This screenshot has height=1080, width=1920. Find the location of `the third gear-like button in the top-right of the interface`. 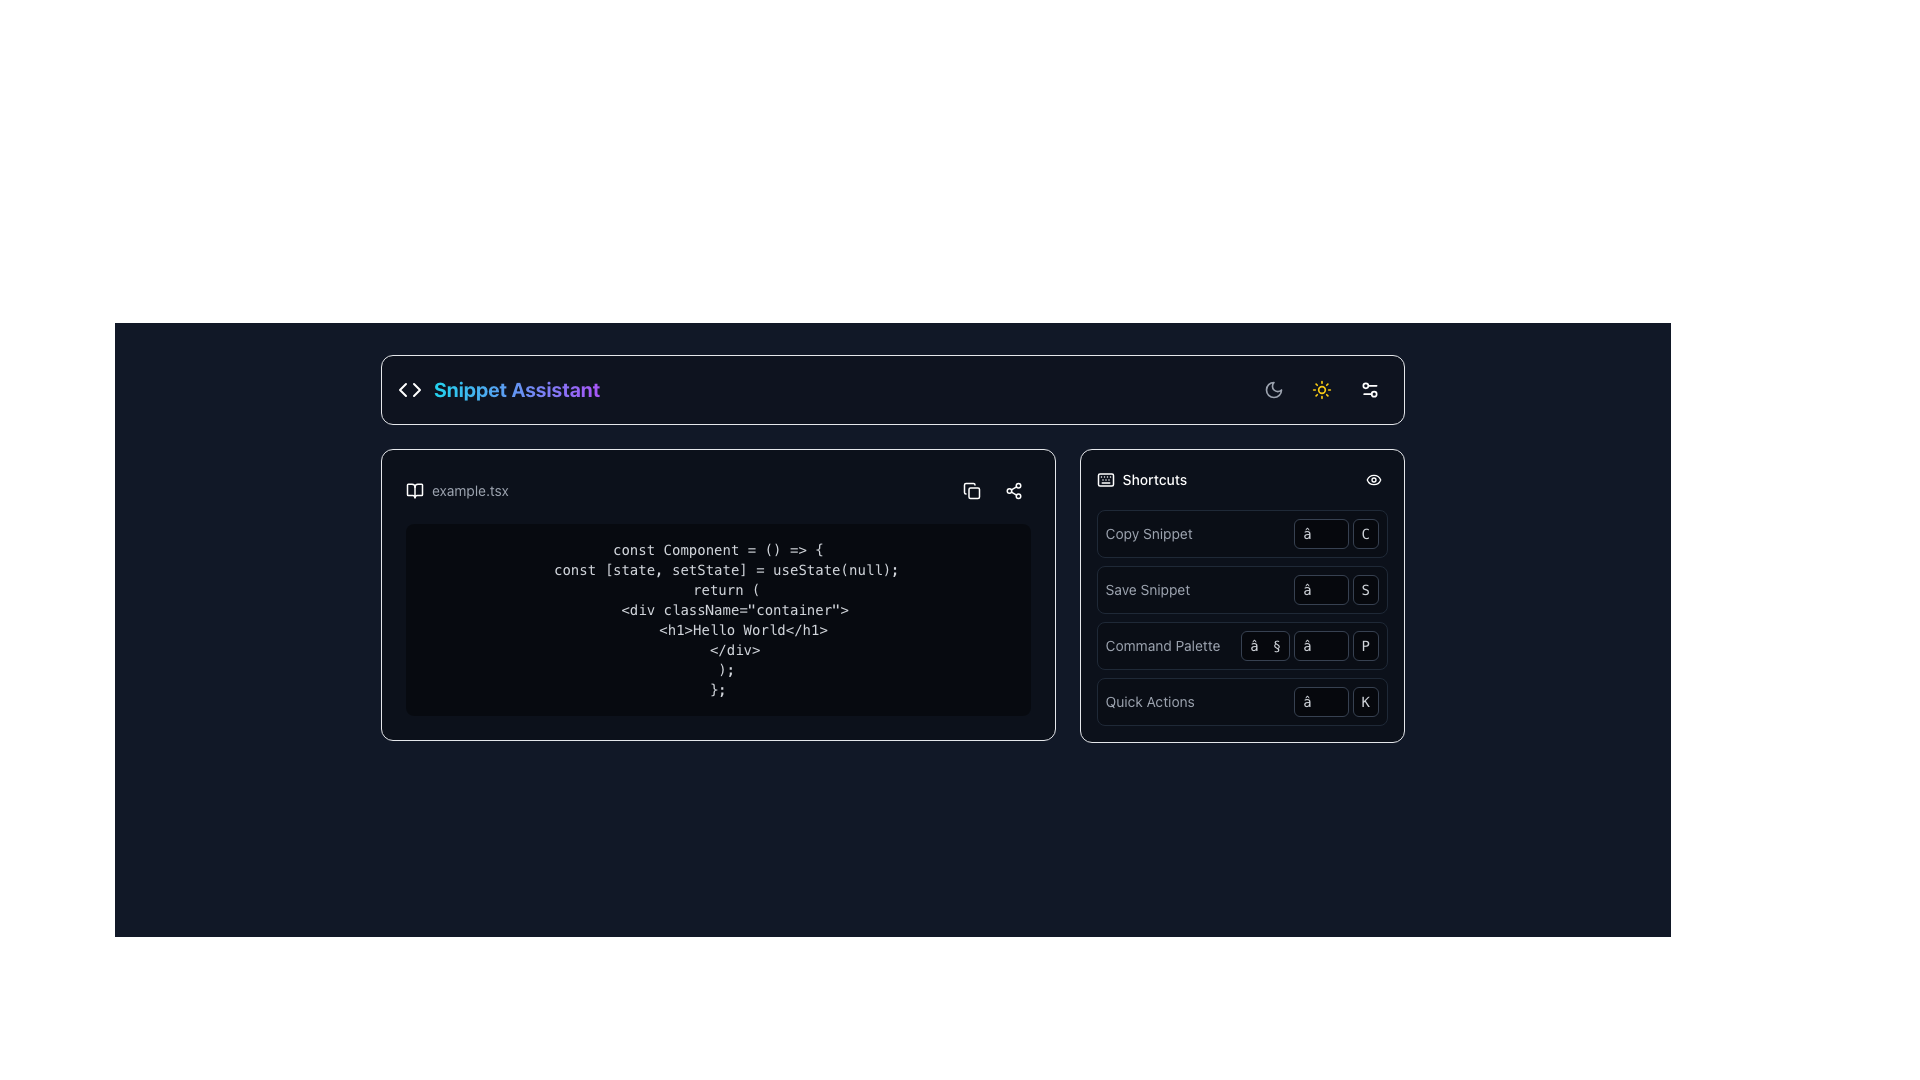

the third gear-like button in the top-right of the interface is located at coordinates (1368, 389).